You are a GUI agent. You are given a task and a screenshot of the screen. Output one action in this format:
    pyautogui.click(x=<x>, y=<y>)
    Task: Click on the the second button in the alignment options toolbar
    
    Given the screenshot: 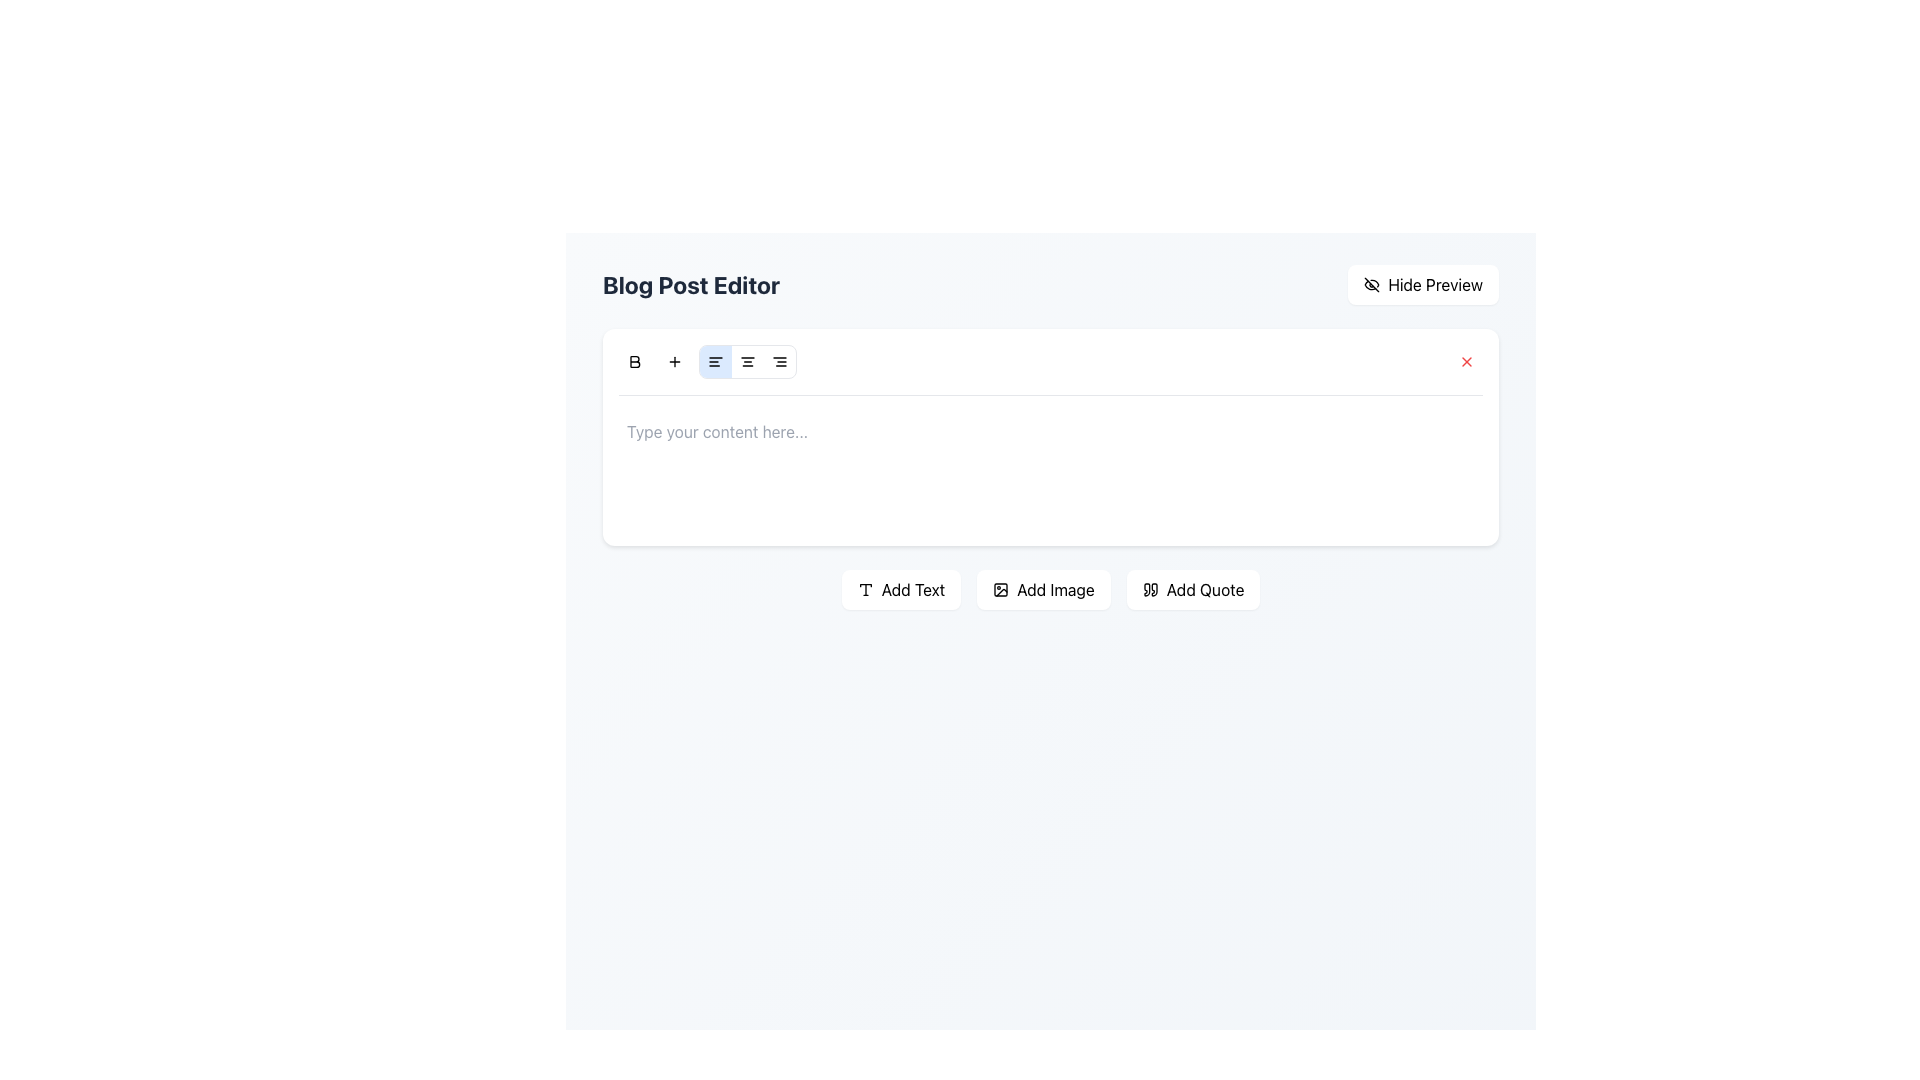 What is the action you would take?
    pyautogui.click(x=747, y=362)
    